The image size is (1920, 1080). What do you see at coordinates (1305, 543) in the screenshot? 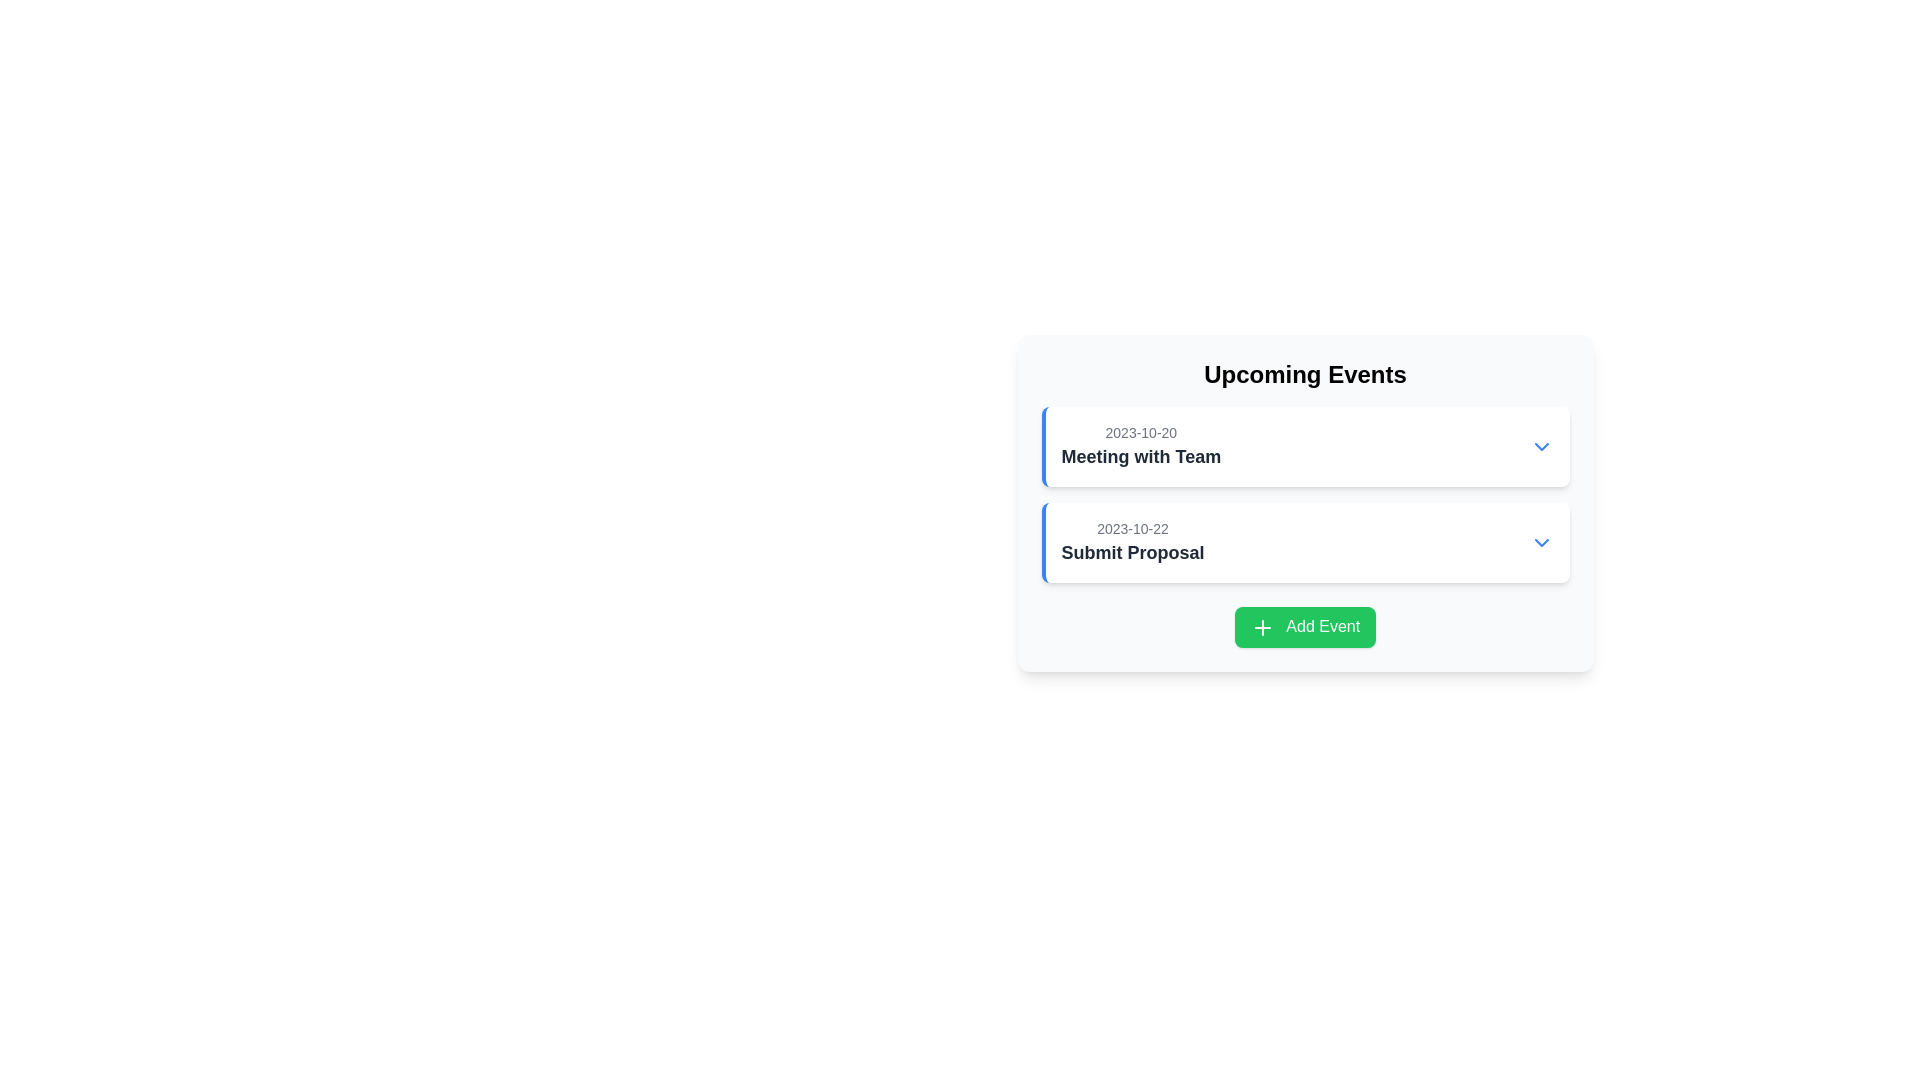
I see `the event card titled 'Submit Proposal' which is located below the 'Meeting with Team' card in the 'Upcoming Events' section` at bounding box center [1305, 543].